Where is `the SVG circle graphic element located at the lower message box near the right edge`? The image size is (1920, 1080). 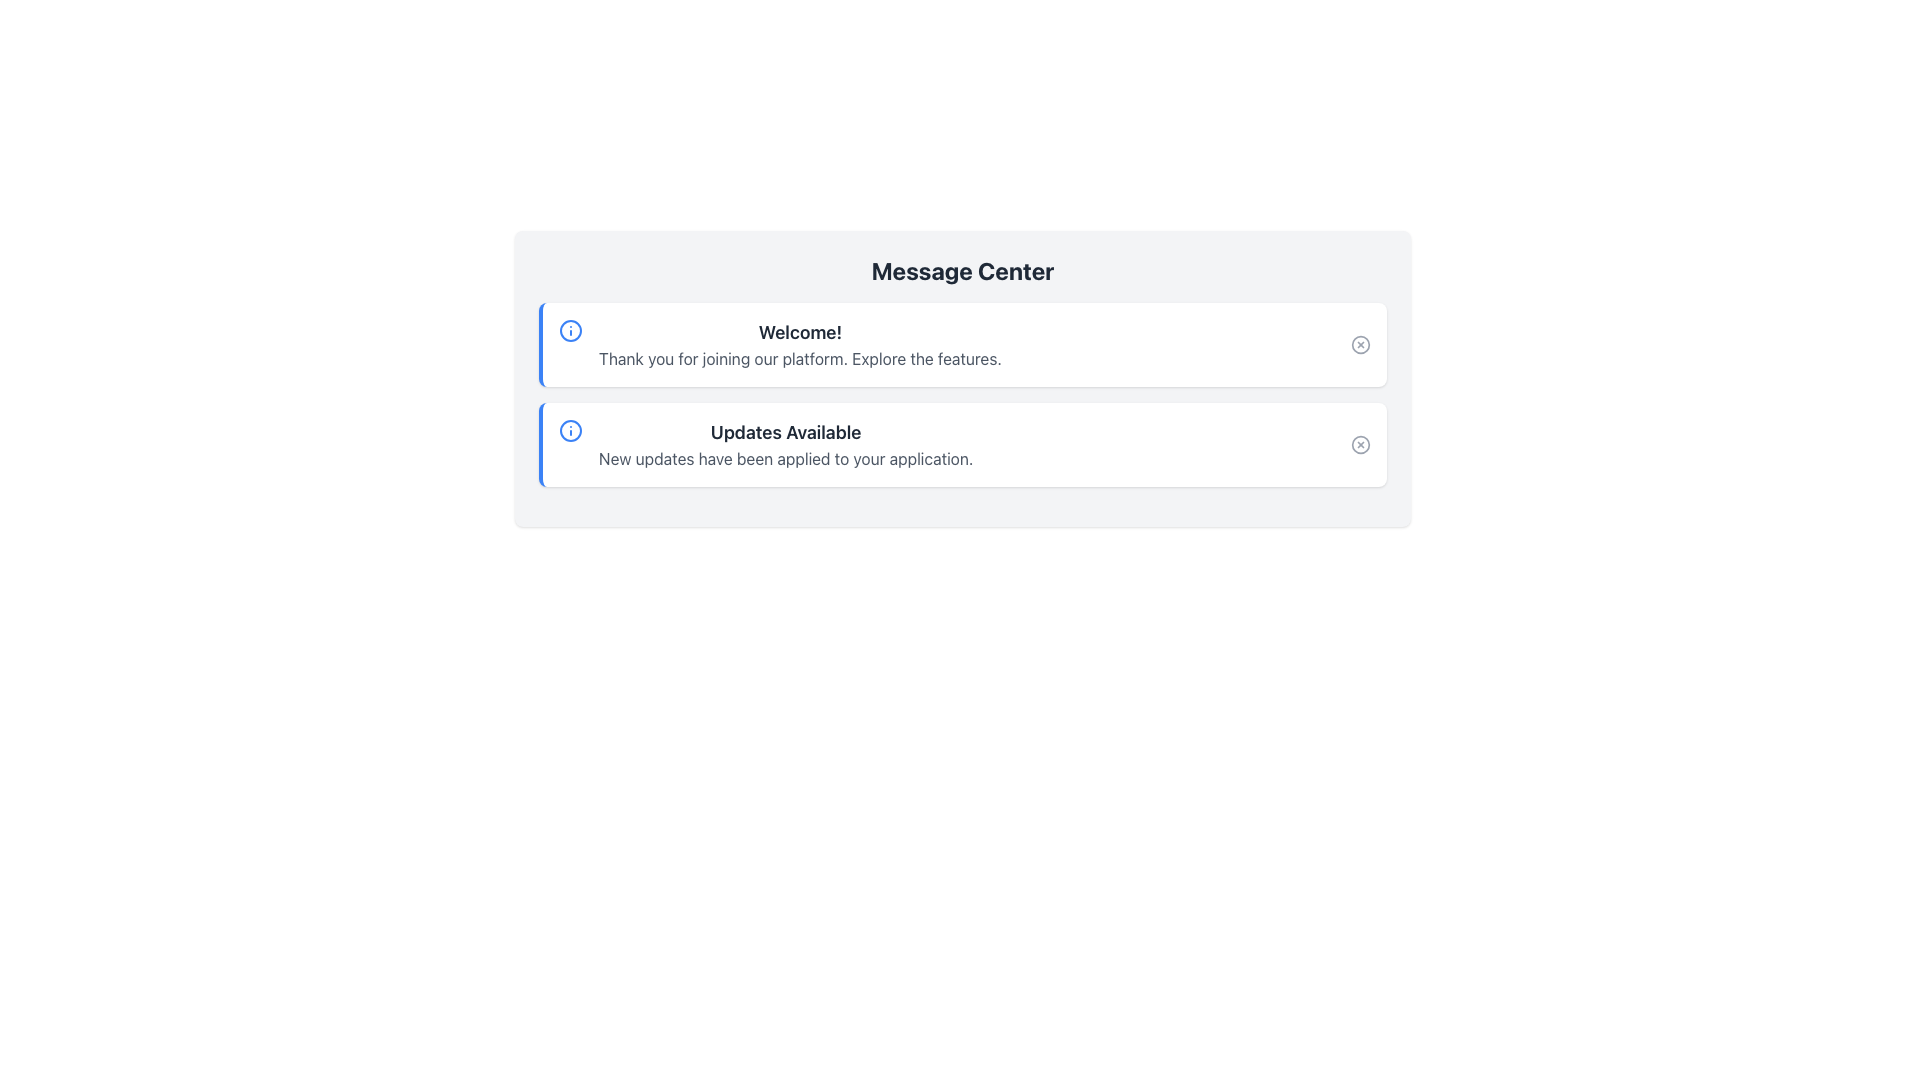
the SVG circle graphic element located at the lower message box near the right edge is located at coordinates (1360, 443).